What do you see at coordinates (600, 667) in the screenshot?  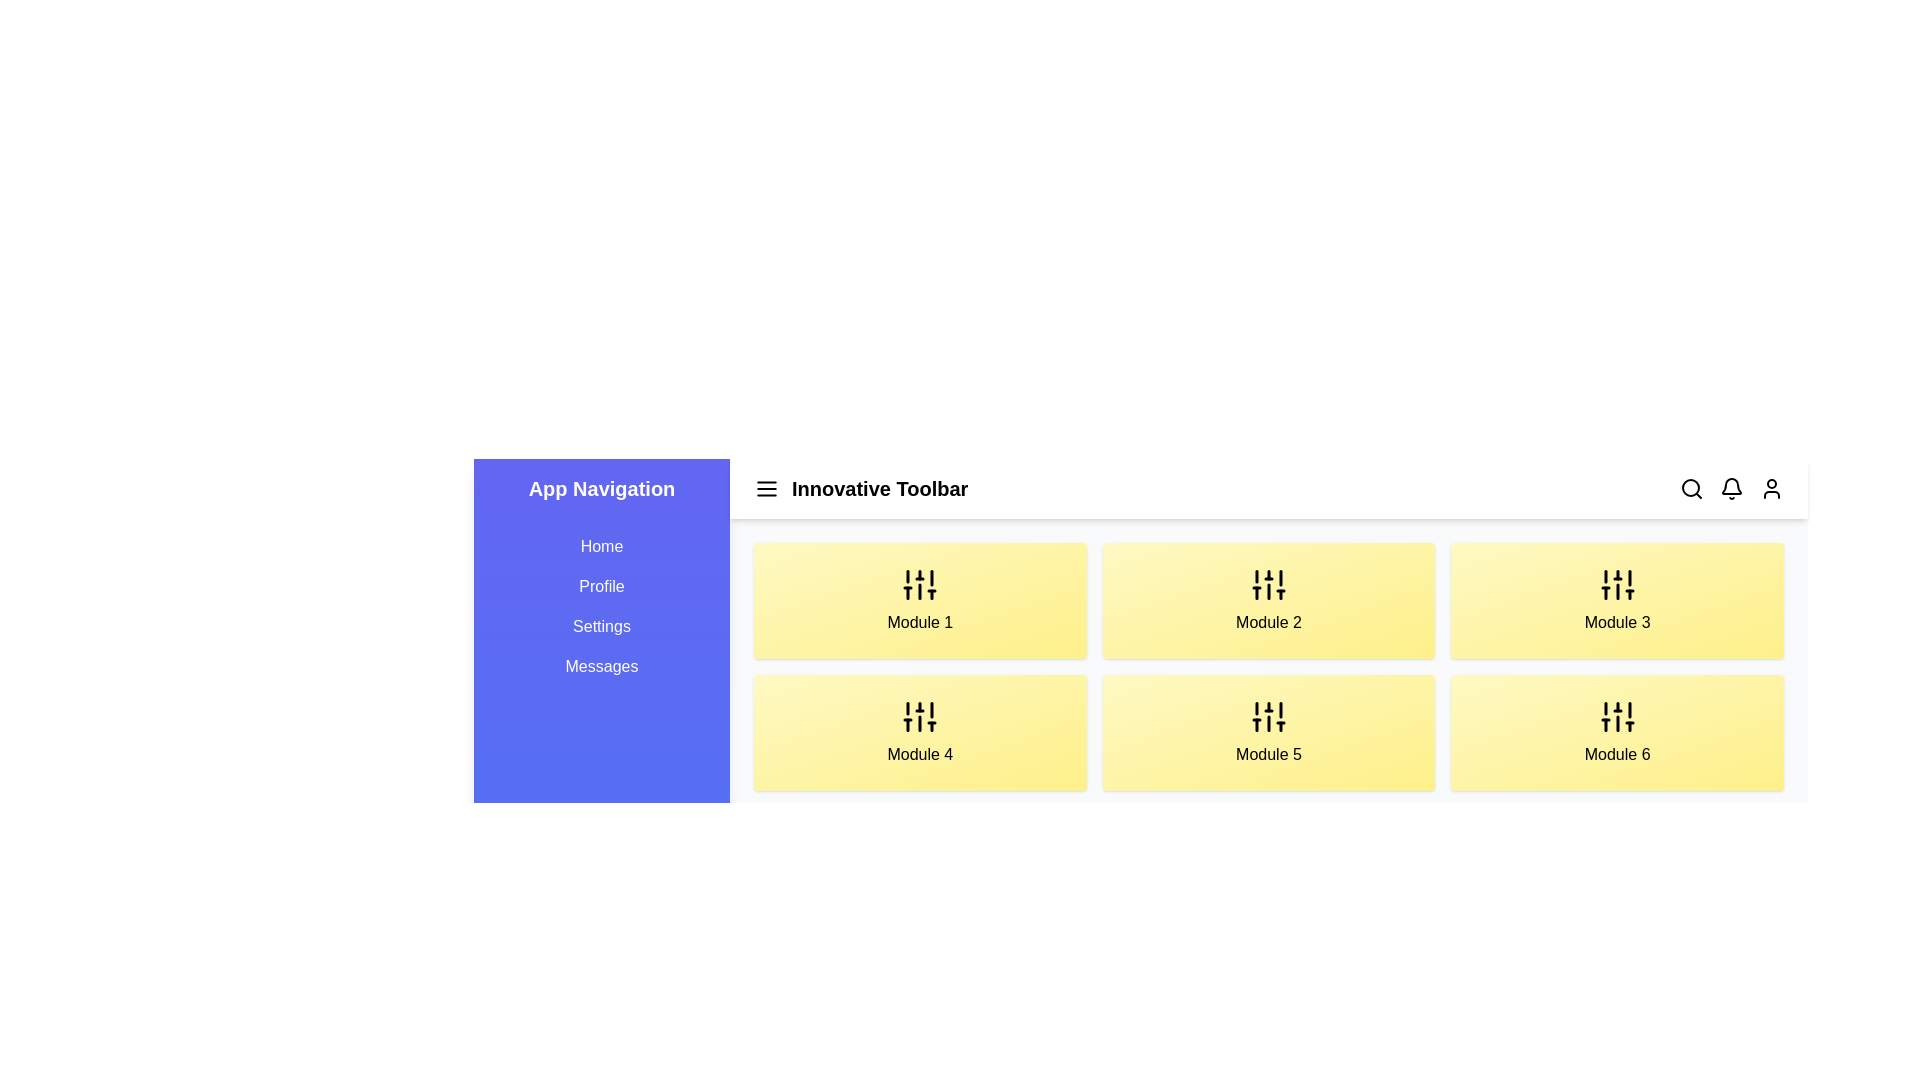 I see `the navigation link labeled Messages` at bounding box center [600, 667].